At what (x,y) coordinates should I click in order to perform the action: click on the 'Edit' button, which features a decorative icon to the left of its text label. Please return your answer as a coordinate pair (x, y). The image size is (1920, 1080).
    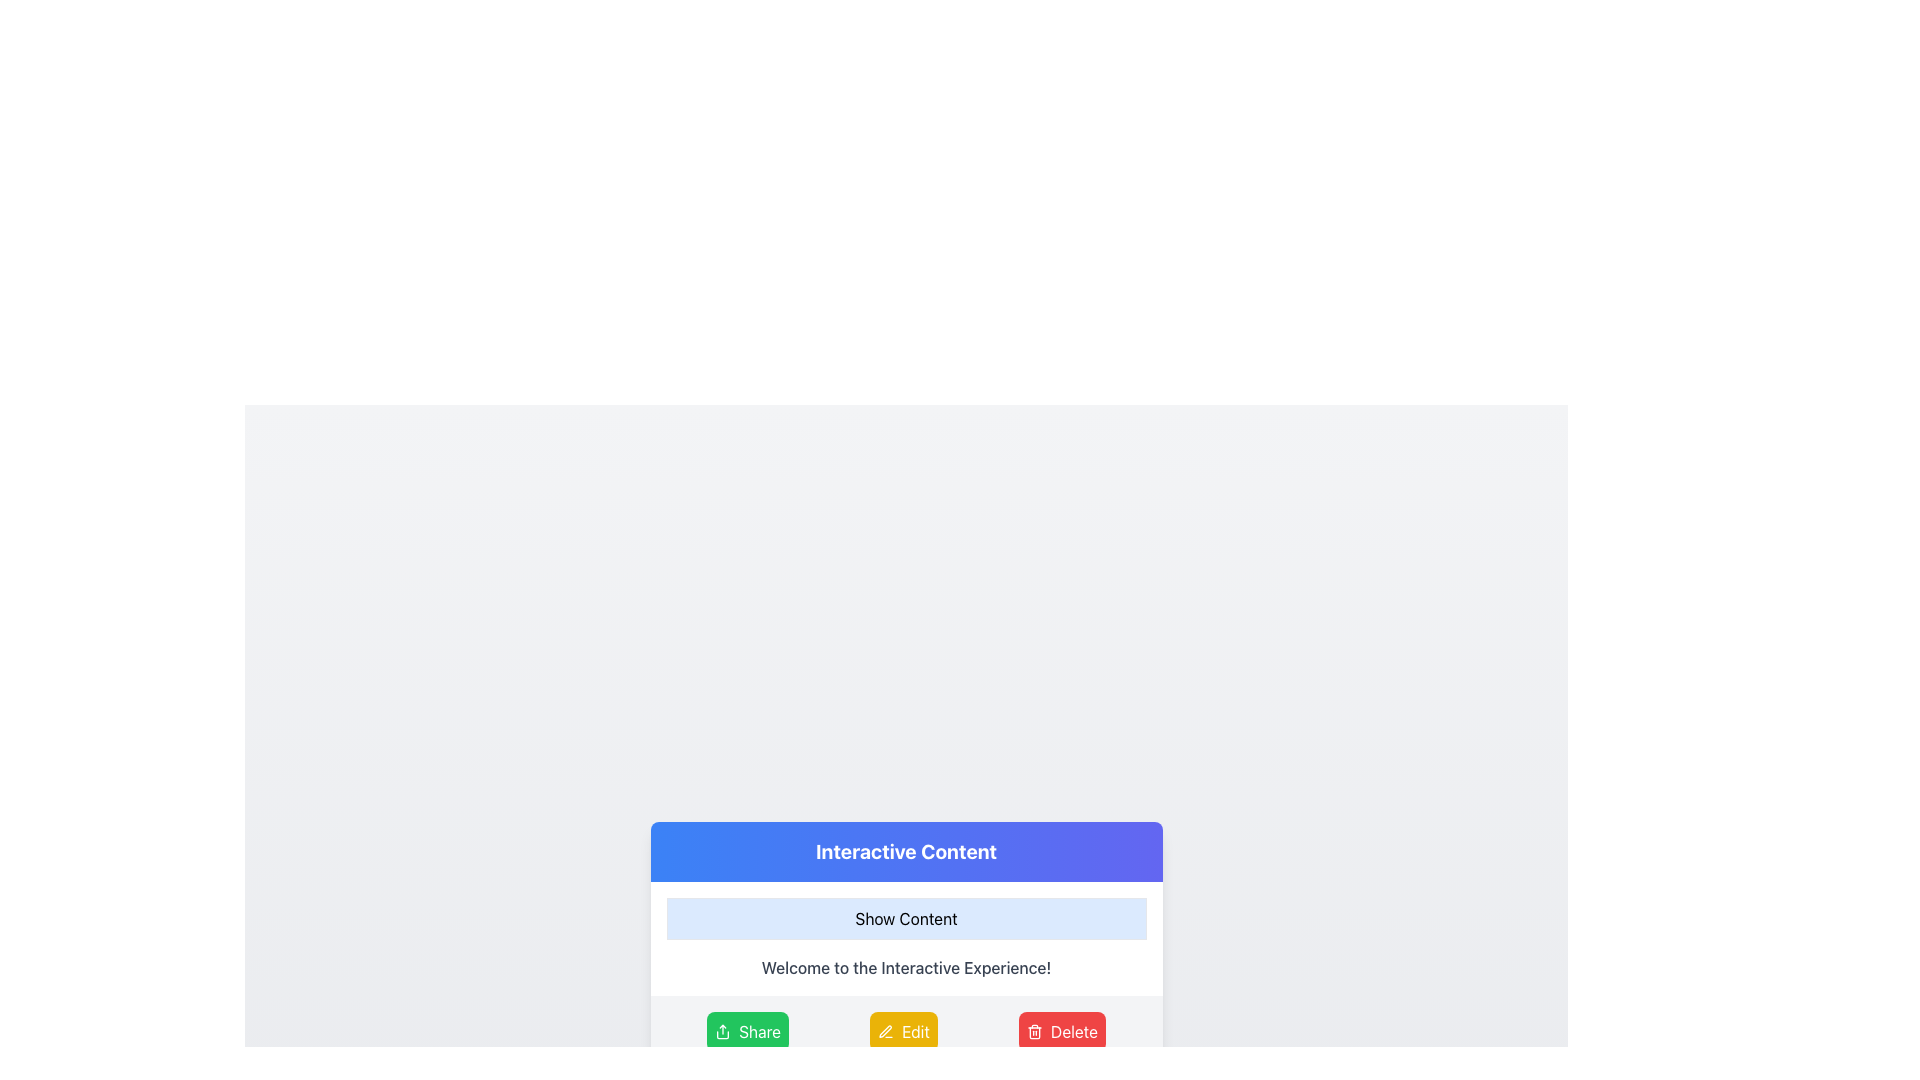
    Looking at the image, I should click on (885, 1032).